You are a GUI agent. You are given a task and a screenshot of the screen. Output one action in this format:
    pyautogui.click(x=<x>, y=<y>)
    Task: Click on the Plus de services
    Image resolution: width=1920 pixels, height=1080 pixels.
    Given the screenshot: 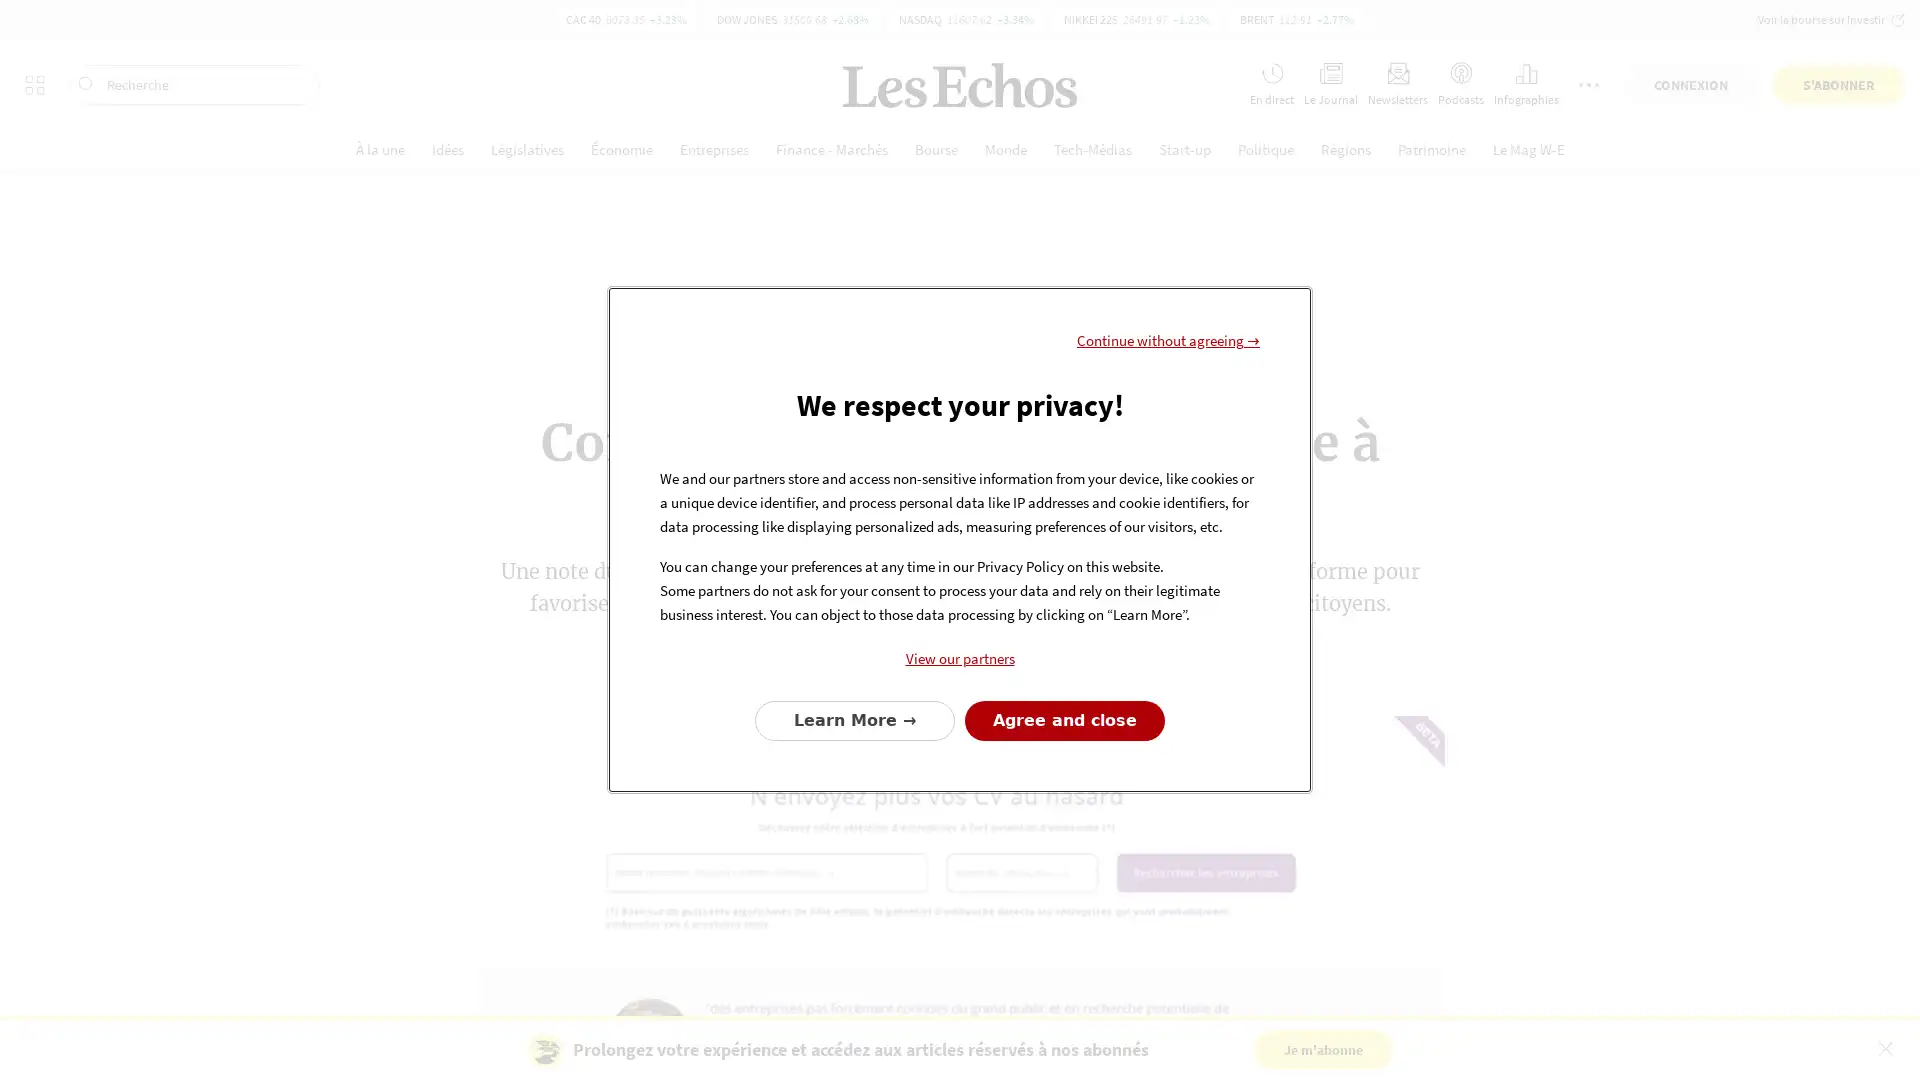 What is the action you would take?
    pyautogui.click(x=1587, y=27)
    